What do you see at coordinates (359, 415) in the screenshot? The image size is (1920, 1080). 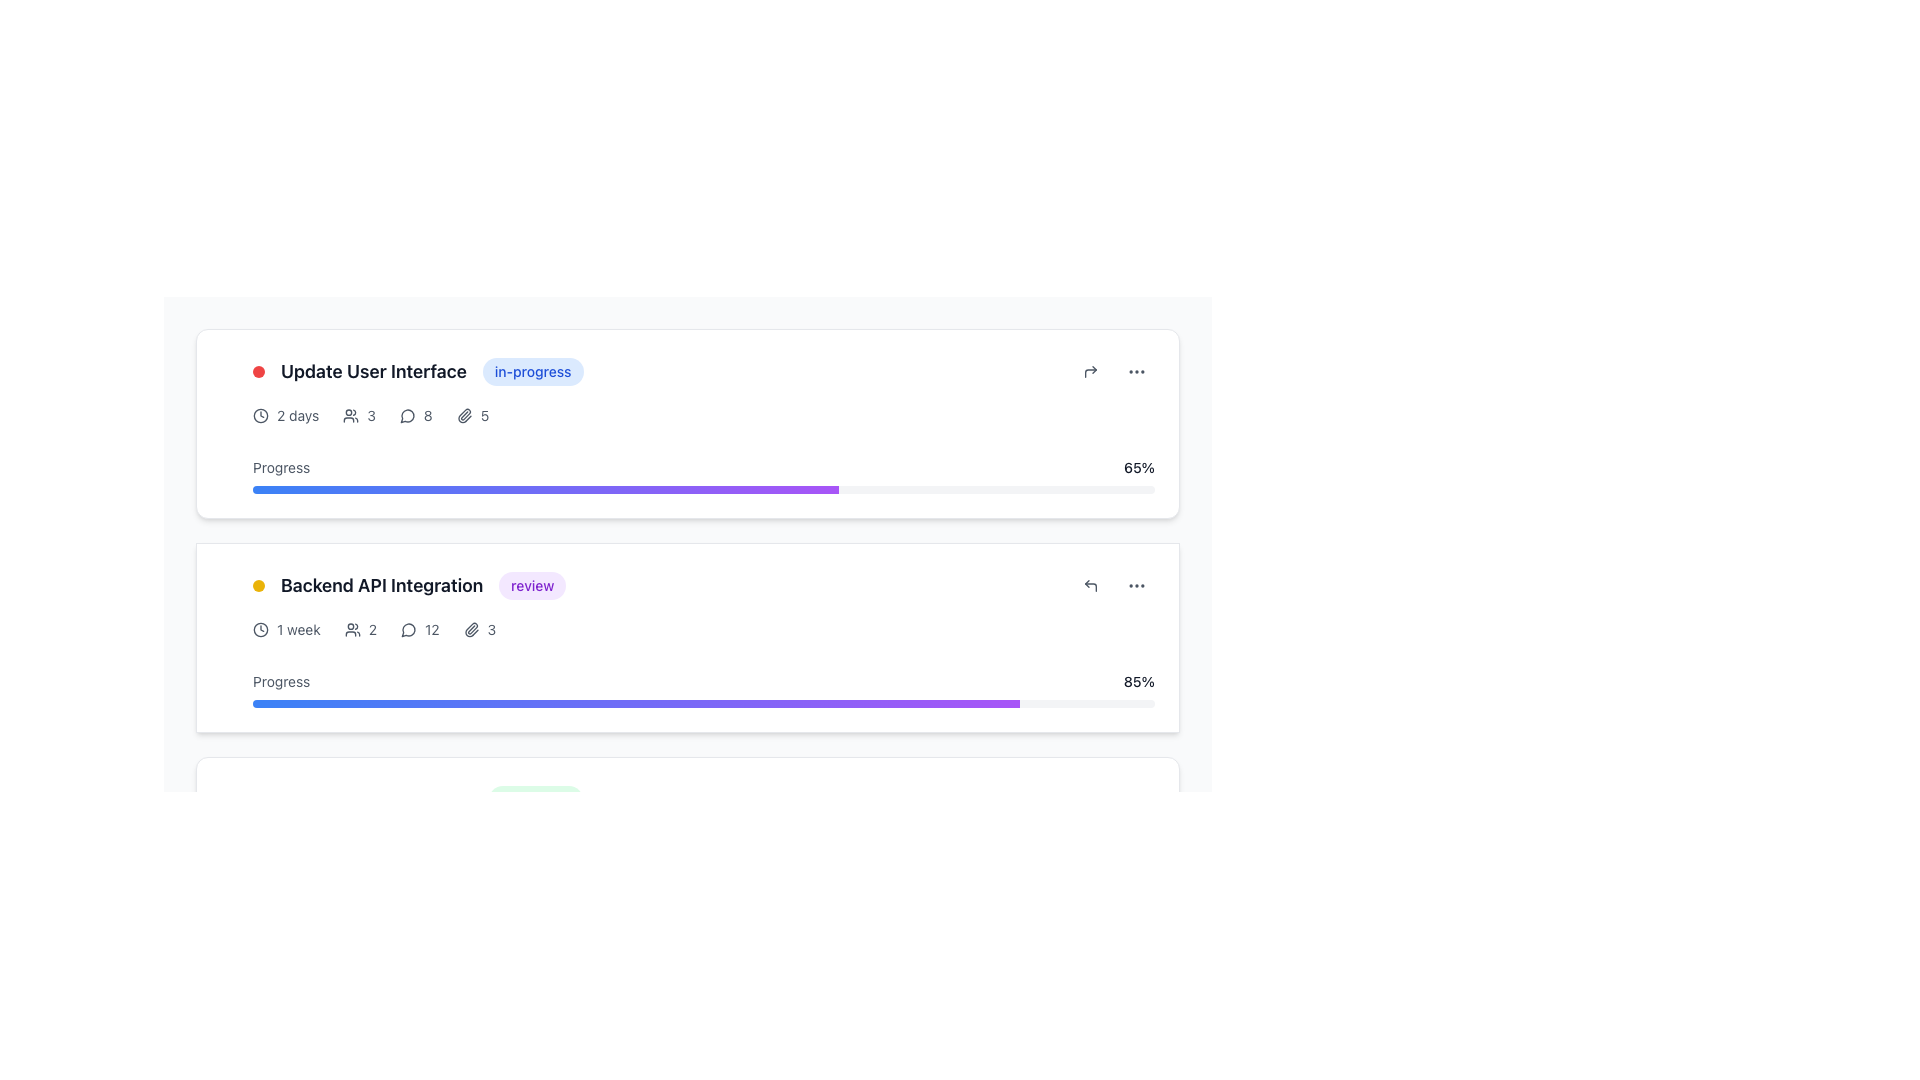 I see `the user icon and number combination in the first task card under the 'Update User Interface' title` at bounding box center [359, 415].